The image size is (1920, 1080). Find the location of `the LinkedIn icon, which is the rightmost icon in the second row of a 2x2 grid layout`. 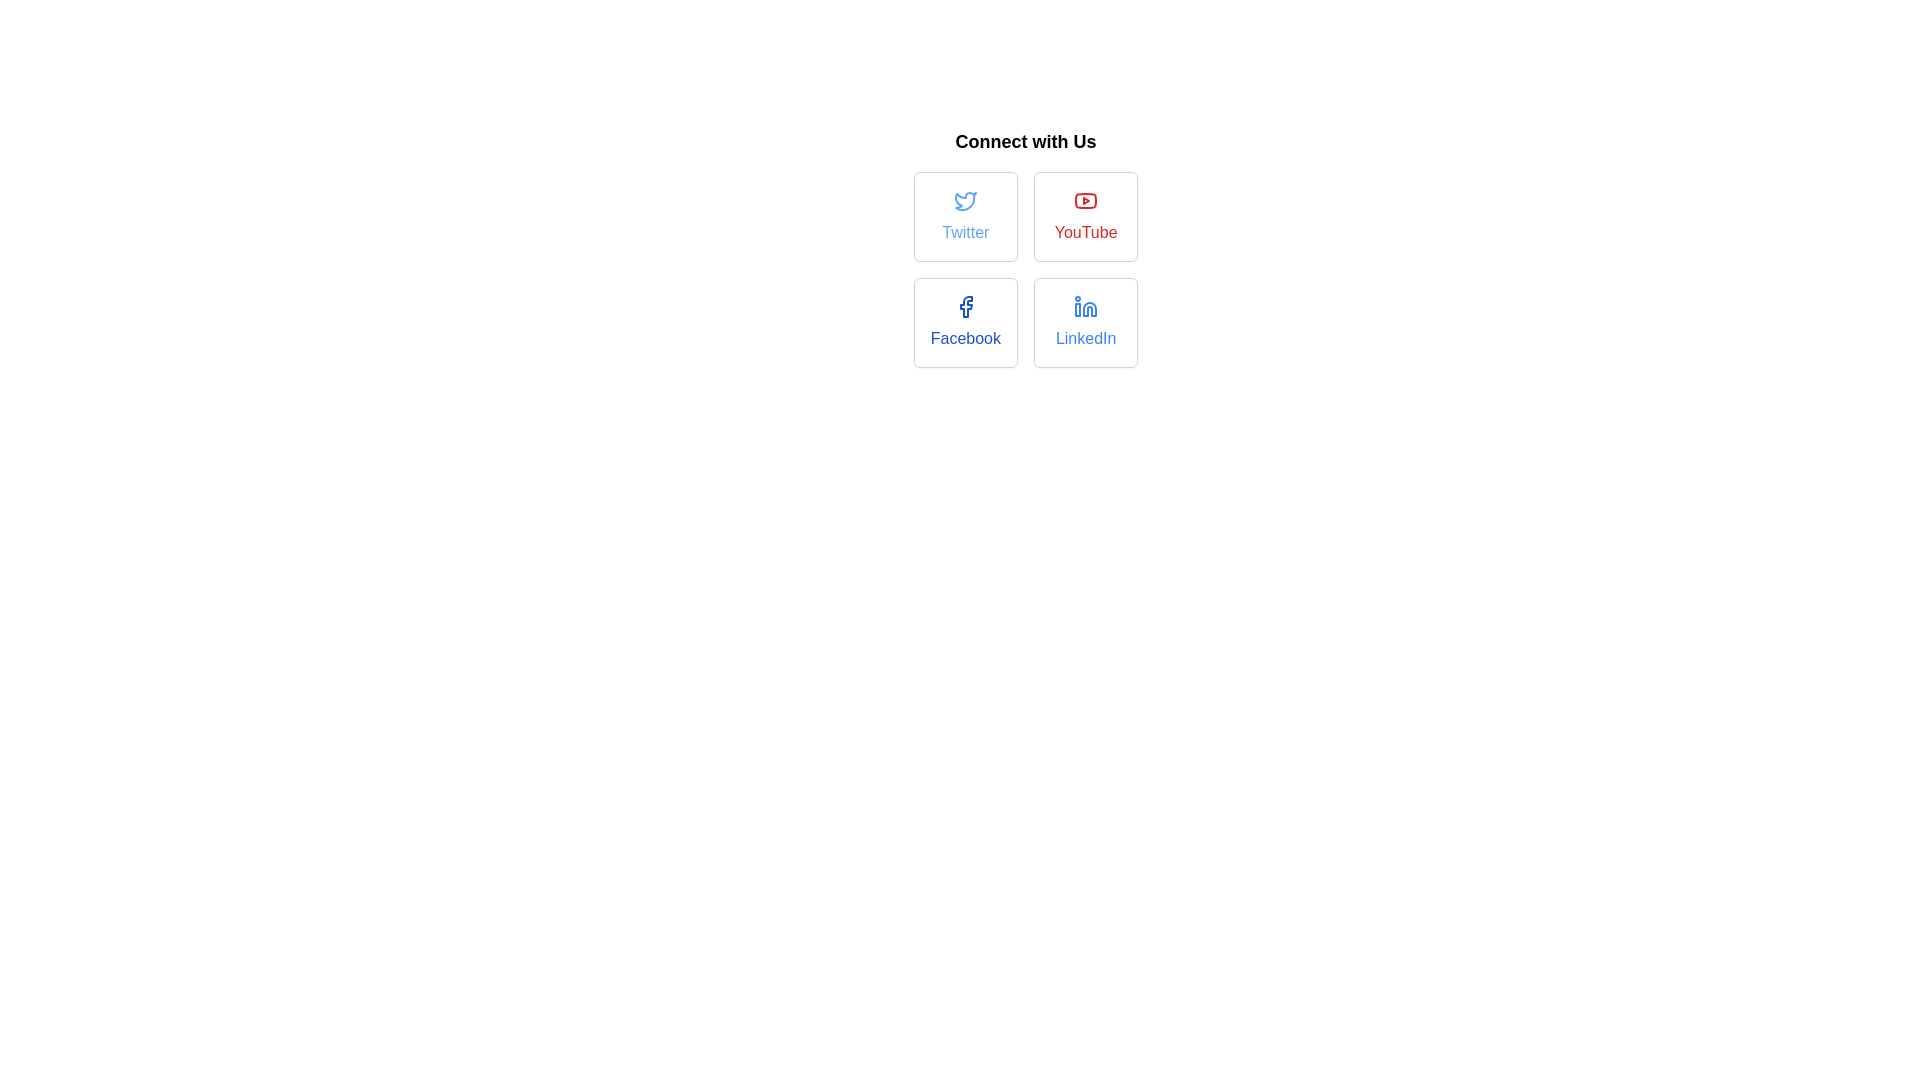

the LinkedIn icon, which is the rightmost icon in the second row of a 2x2 grid layout is located at coordinates (1089, 309).